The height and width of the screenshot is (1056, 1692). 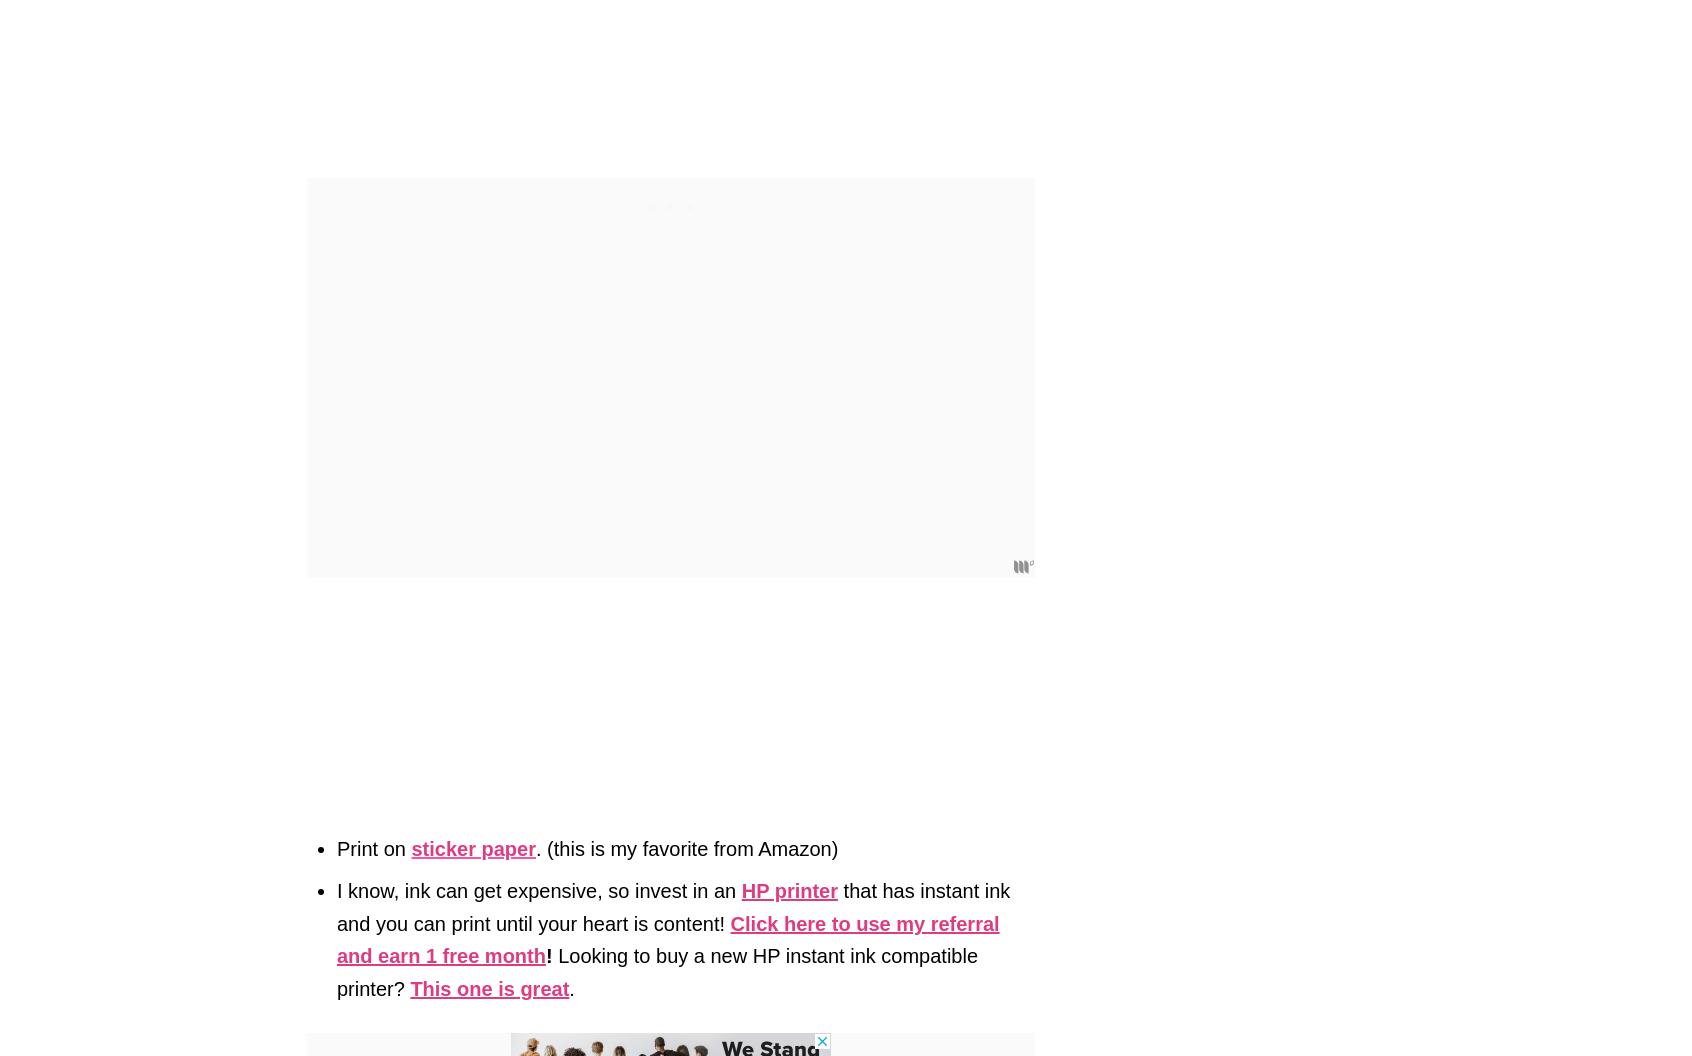 I want to click on 'I know, ink can get expensive, so invest in an', so click(x=539, y=890).